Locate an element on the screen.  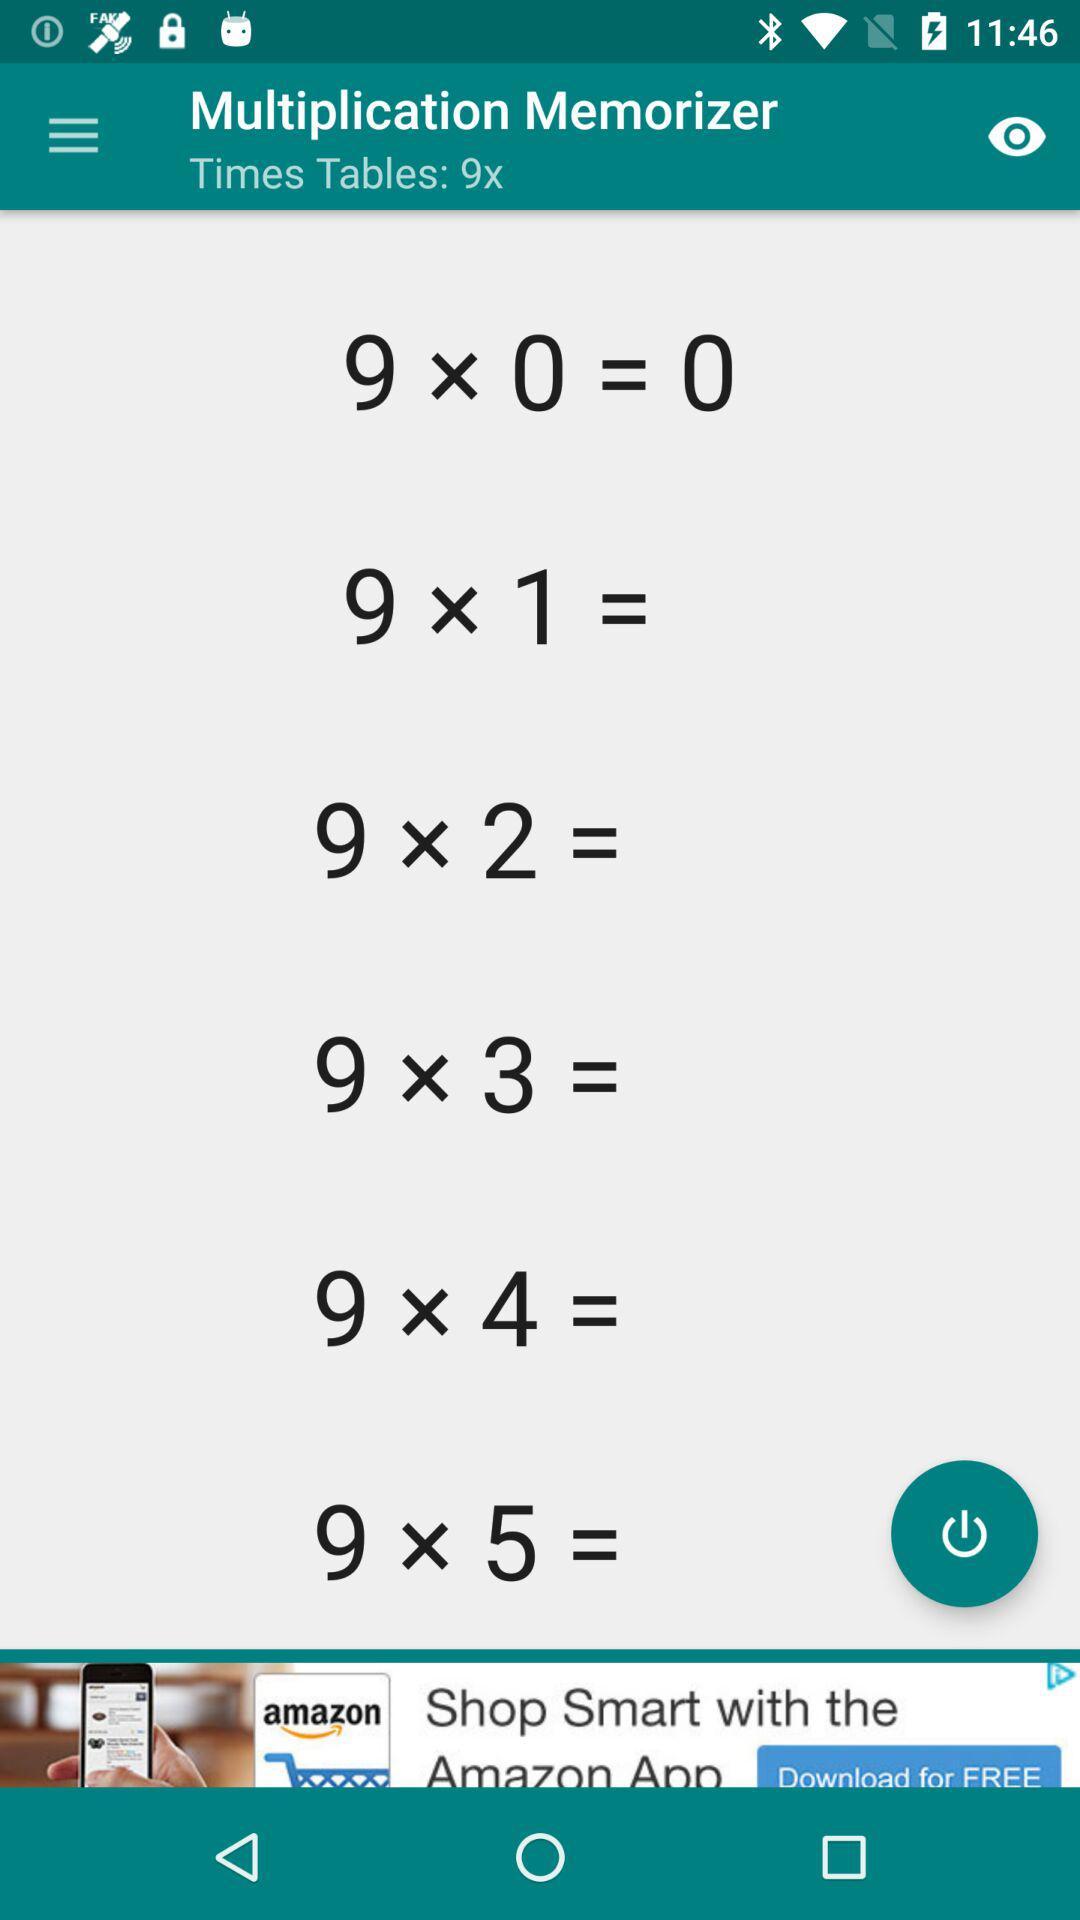
poweroff option is located at coordinates (963, 1532).